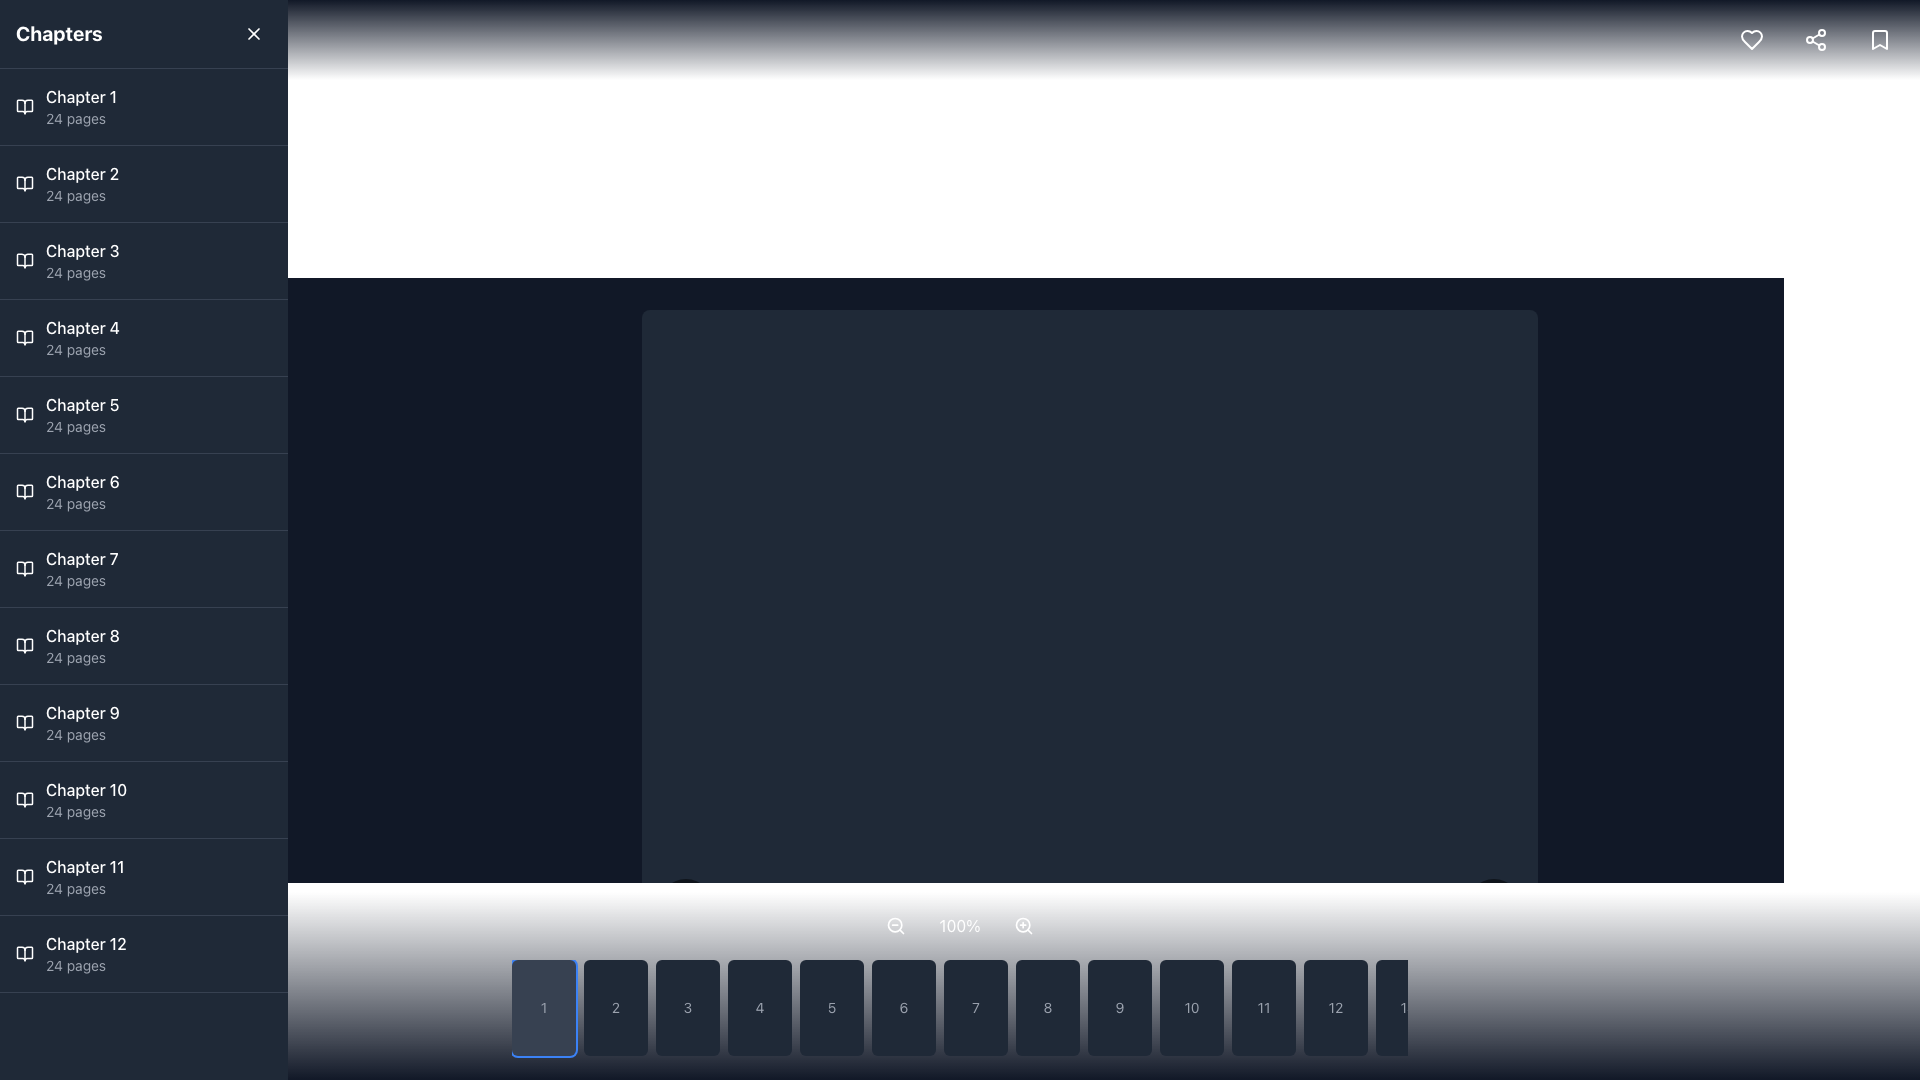 Image resolution: width=1920 pixels, height=1080 pixels. Describe the element at coordinates (80, 119) in the screenshot. I see `the static text label that informs the user about the number of pages associated with 'Chapter 1', located beneath the 'Chapter 1' text in the left-hand navigation panel` at that location.